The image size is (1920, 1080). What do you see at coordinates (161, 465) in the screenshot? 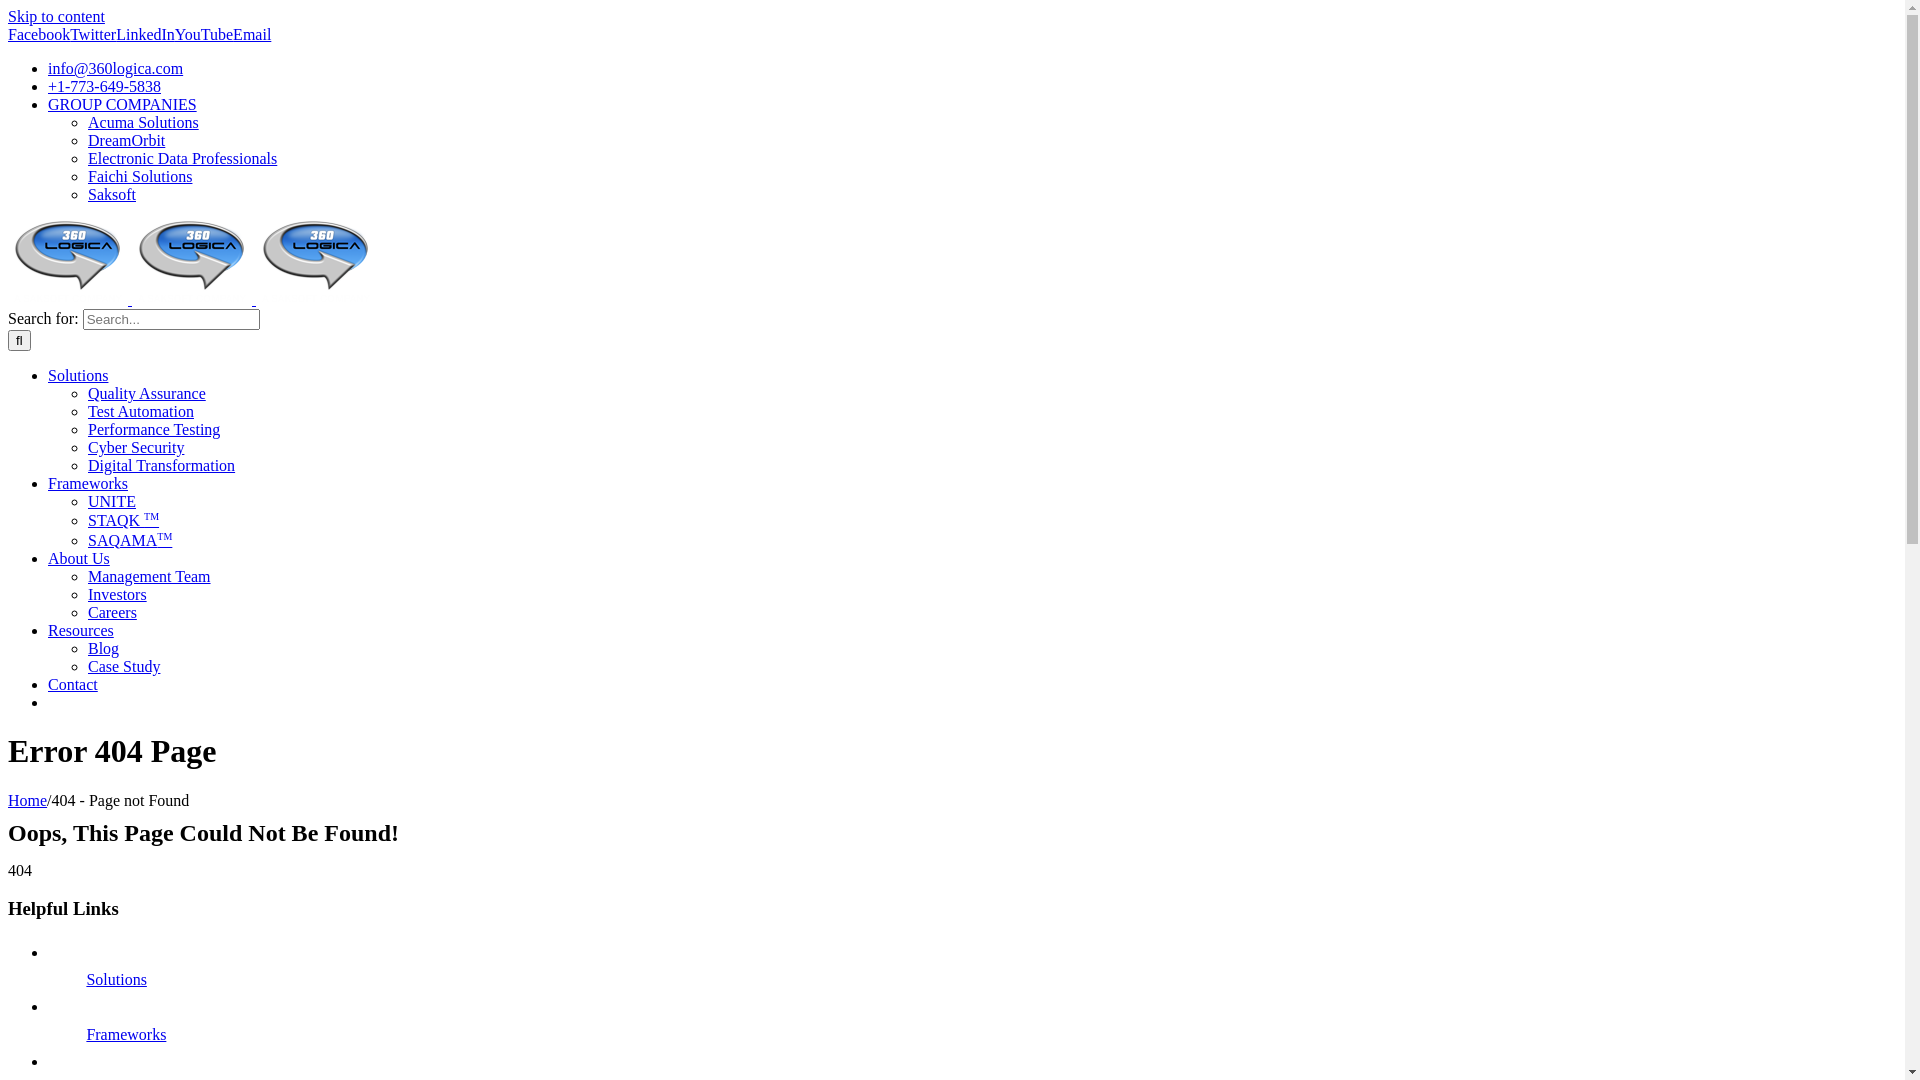
I see `'Digital Transformation'` at bounding box center [161, 465].